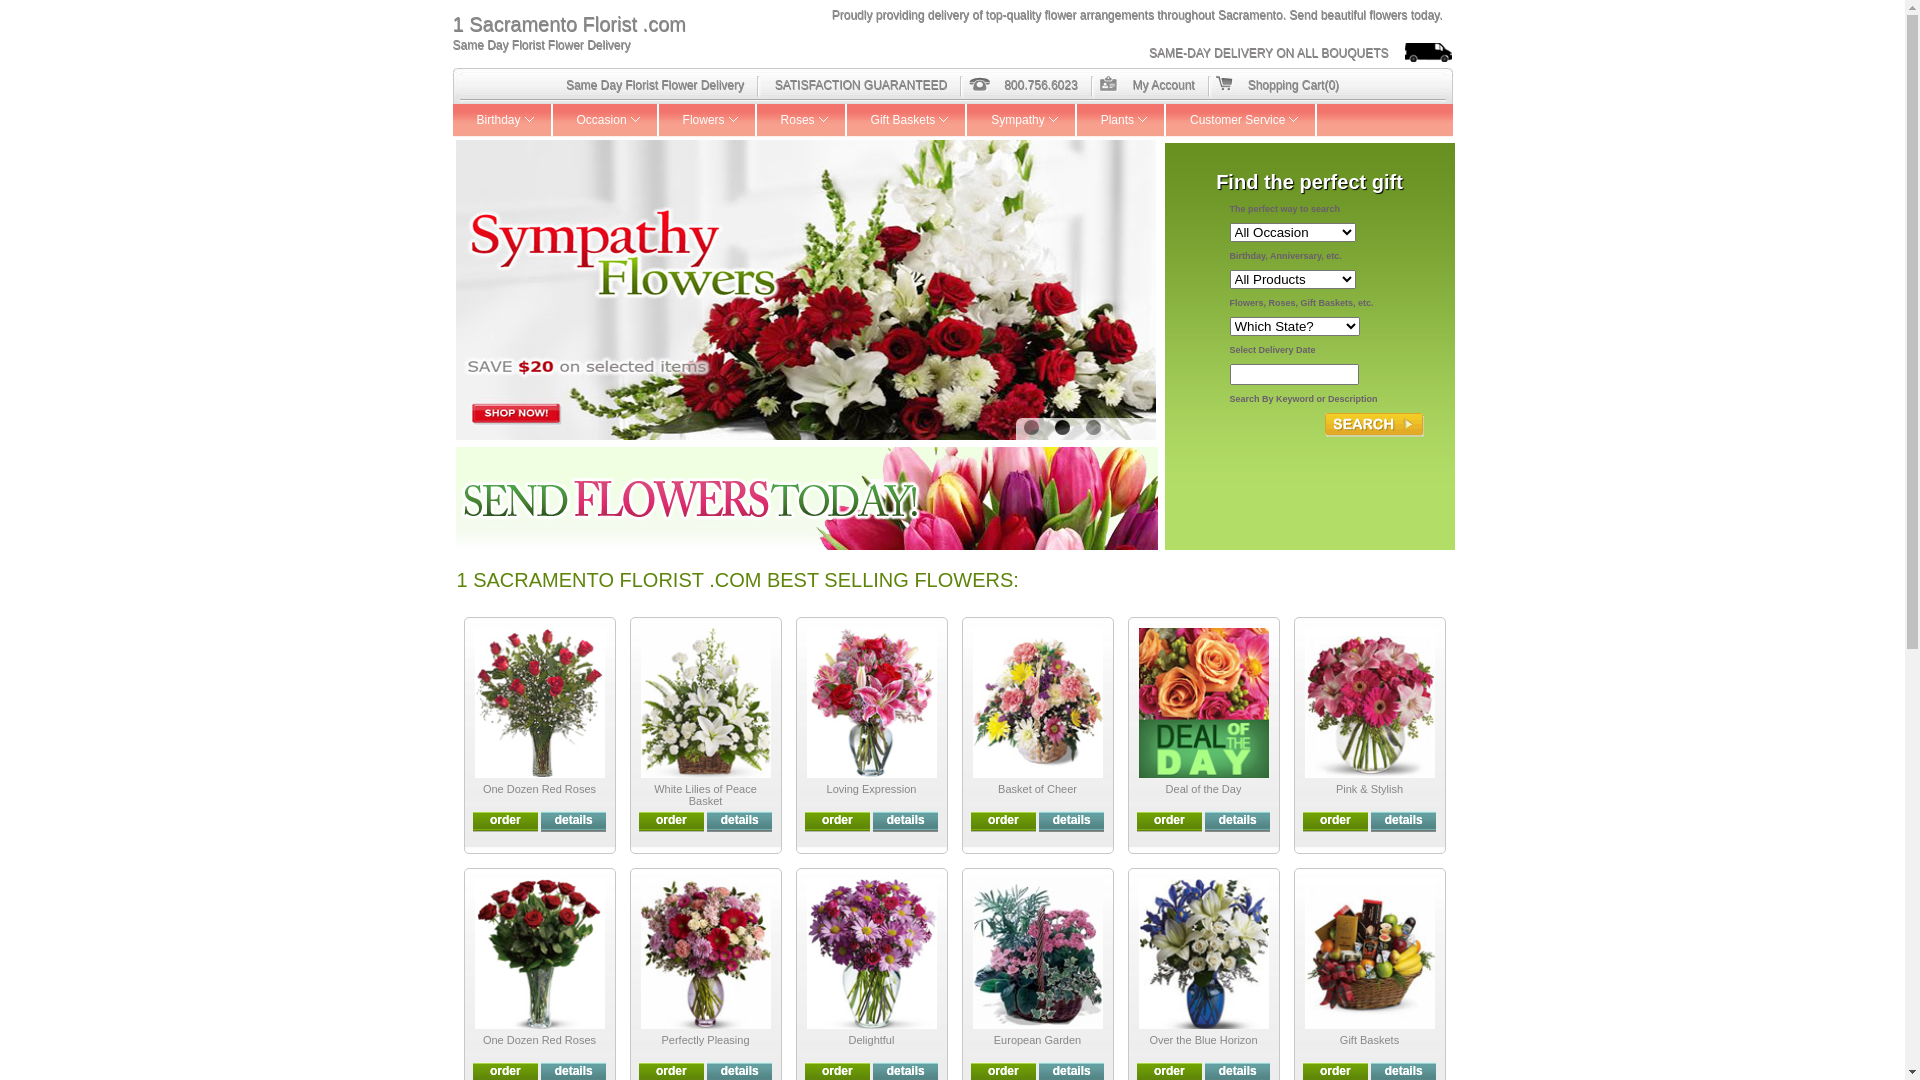 The image size is (1920, 1080). Describe the element at coordinates (998, 788) in the screenshot. I see `'Basket of Cheer'` at that location.